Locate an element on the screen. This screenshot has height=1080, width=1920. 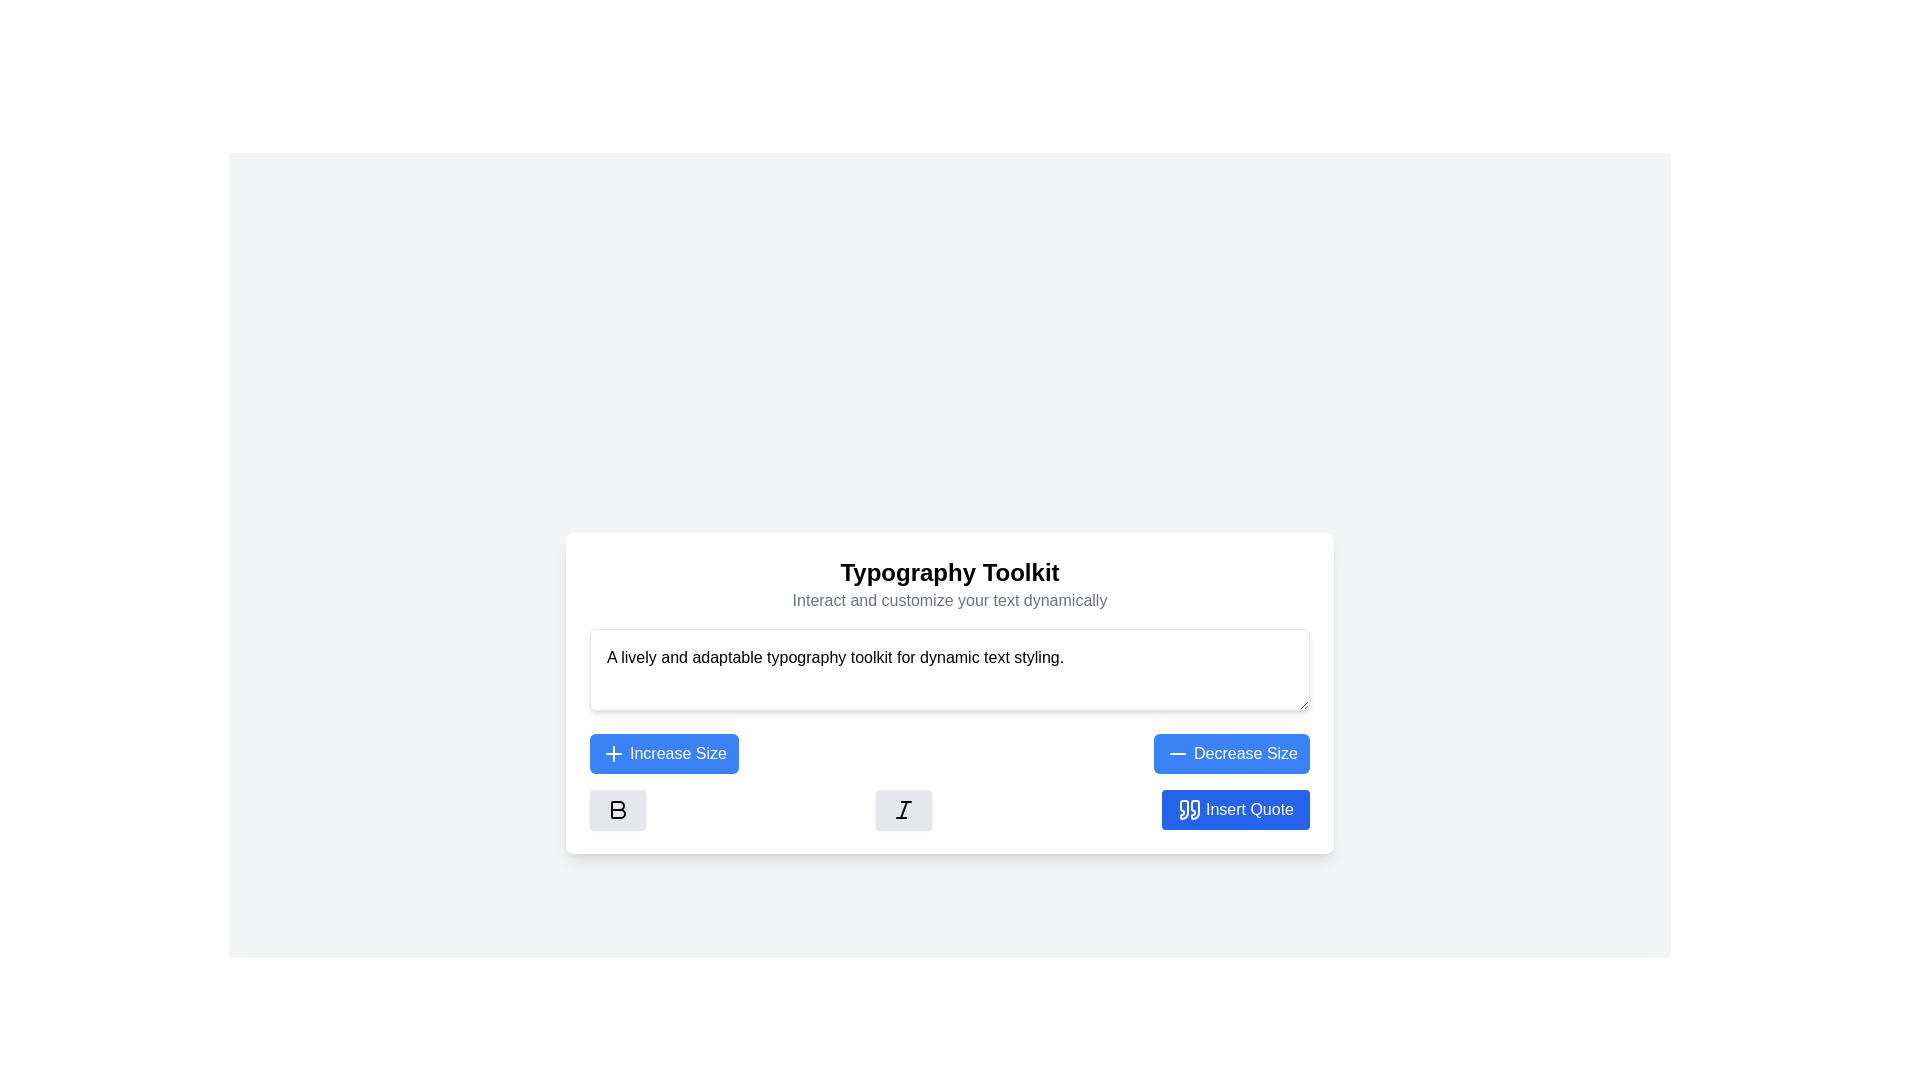
the 'Insert Quote' icon located to the left of the text label in the bottom-right corner of the main interactive interface is located at coordinates (1190, 808).